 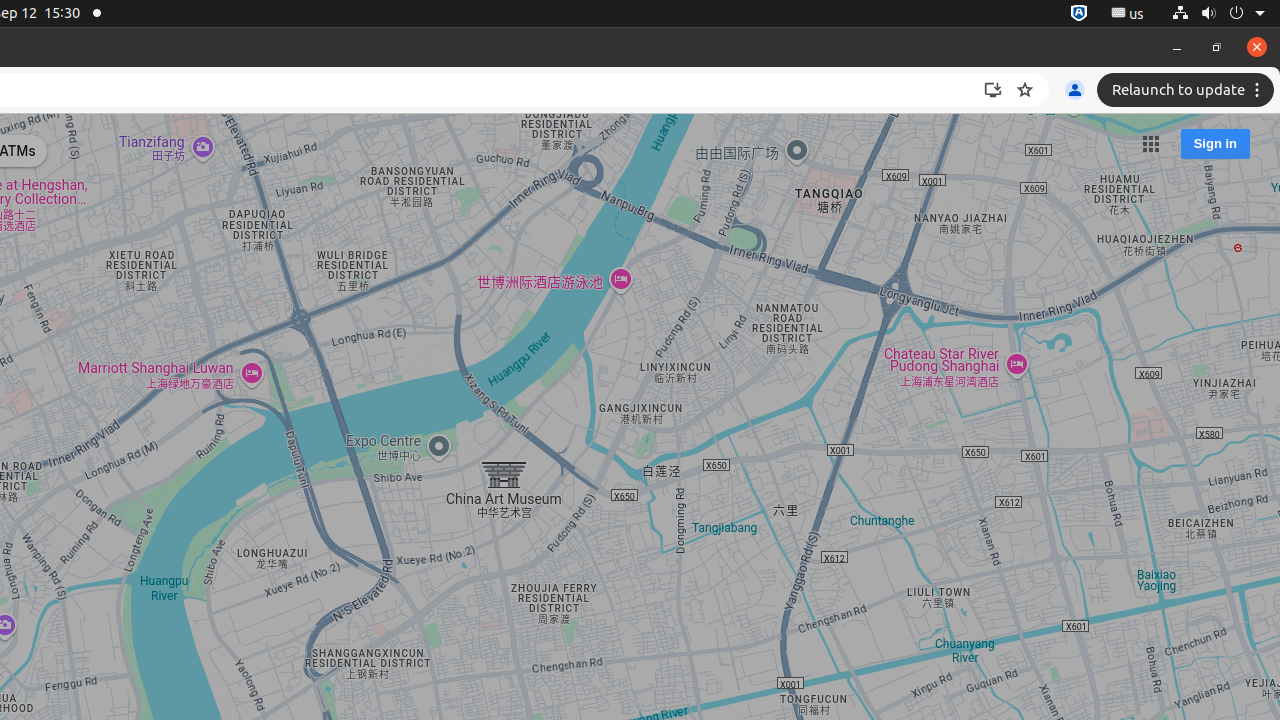 What do you see at coordinates (993, 90) in the screenshot?
I see `'Install Google Maps'` at bounding box center [993, 90].